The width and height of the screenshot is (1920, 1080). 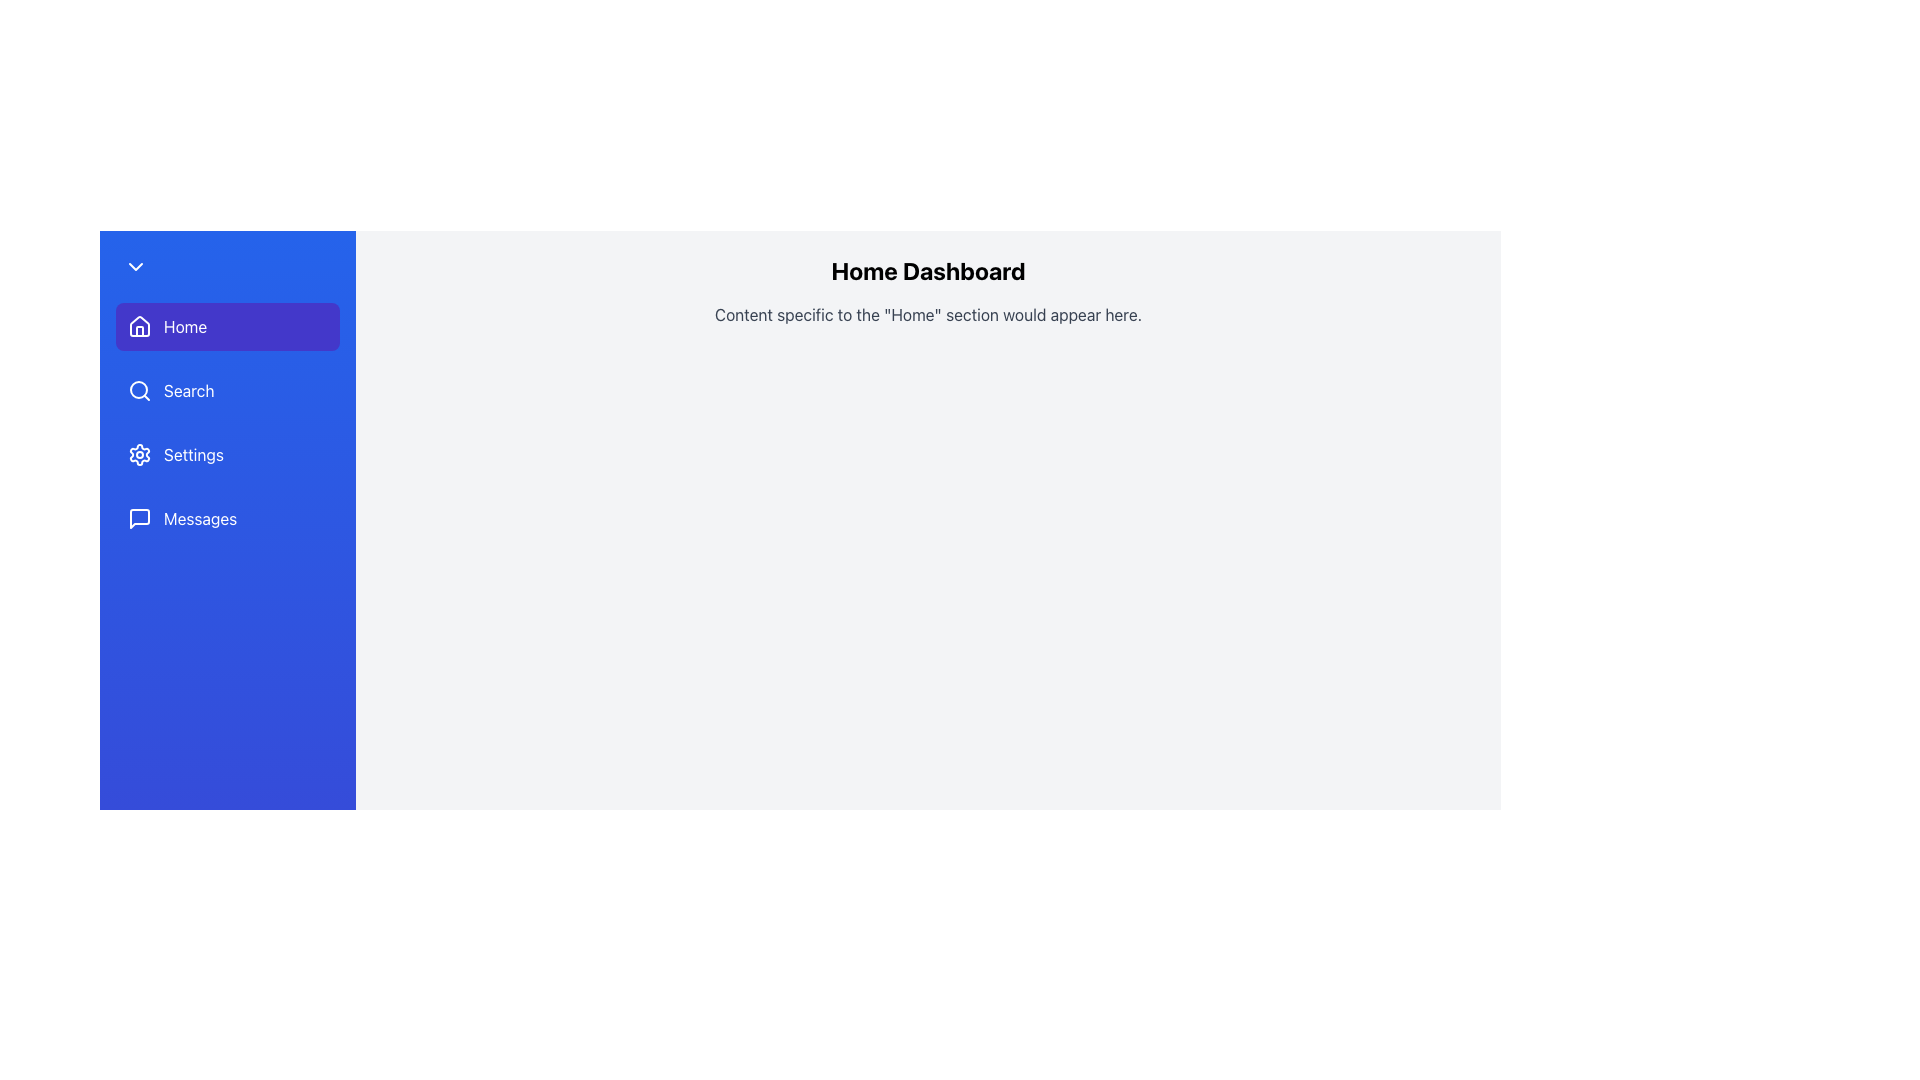 I want to click on the medium-gray text reading 'Content specific to the "Home" section would appear here.' that is positioned below the 'Home Dashboard' header to interact with it if it is enabled, so click(x=927, y=315).